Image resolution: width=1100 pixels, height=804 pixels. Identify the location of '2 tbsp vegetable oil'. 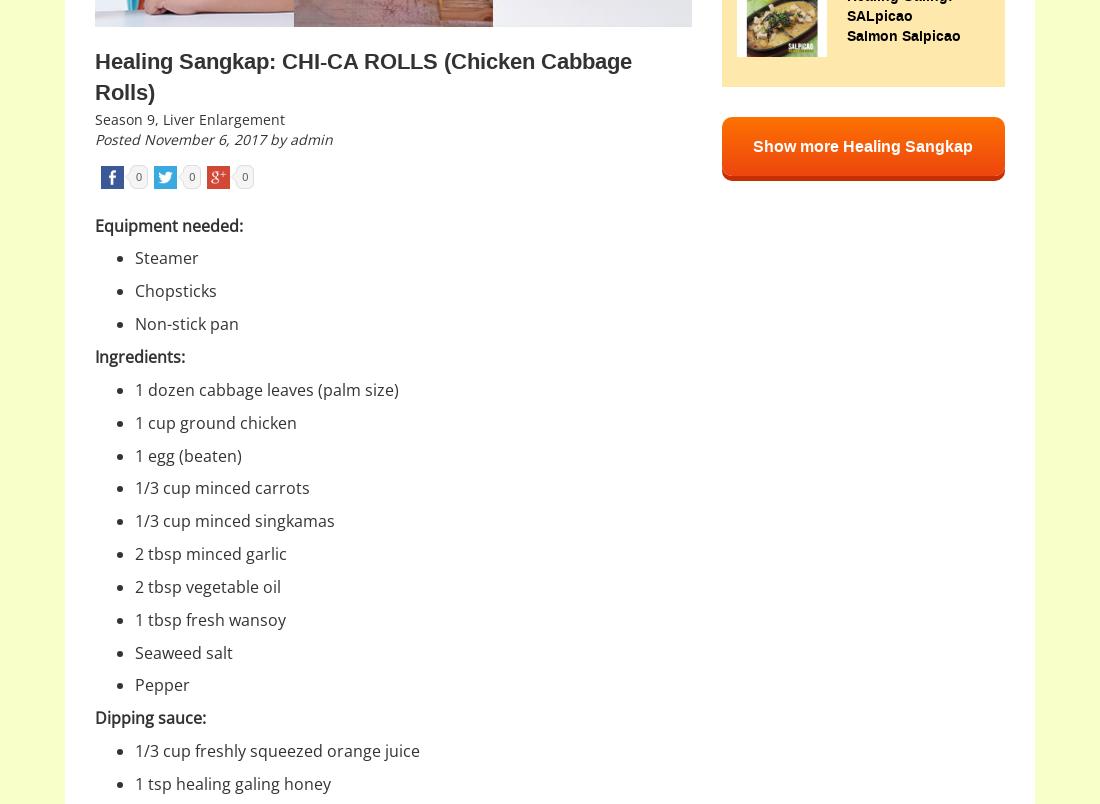
(209, 585).